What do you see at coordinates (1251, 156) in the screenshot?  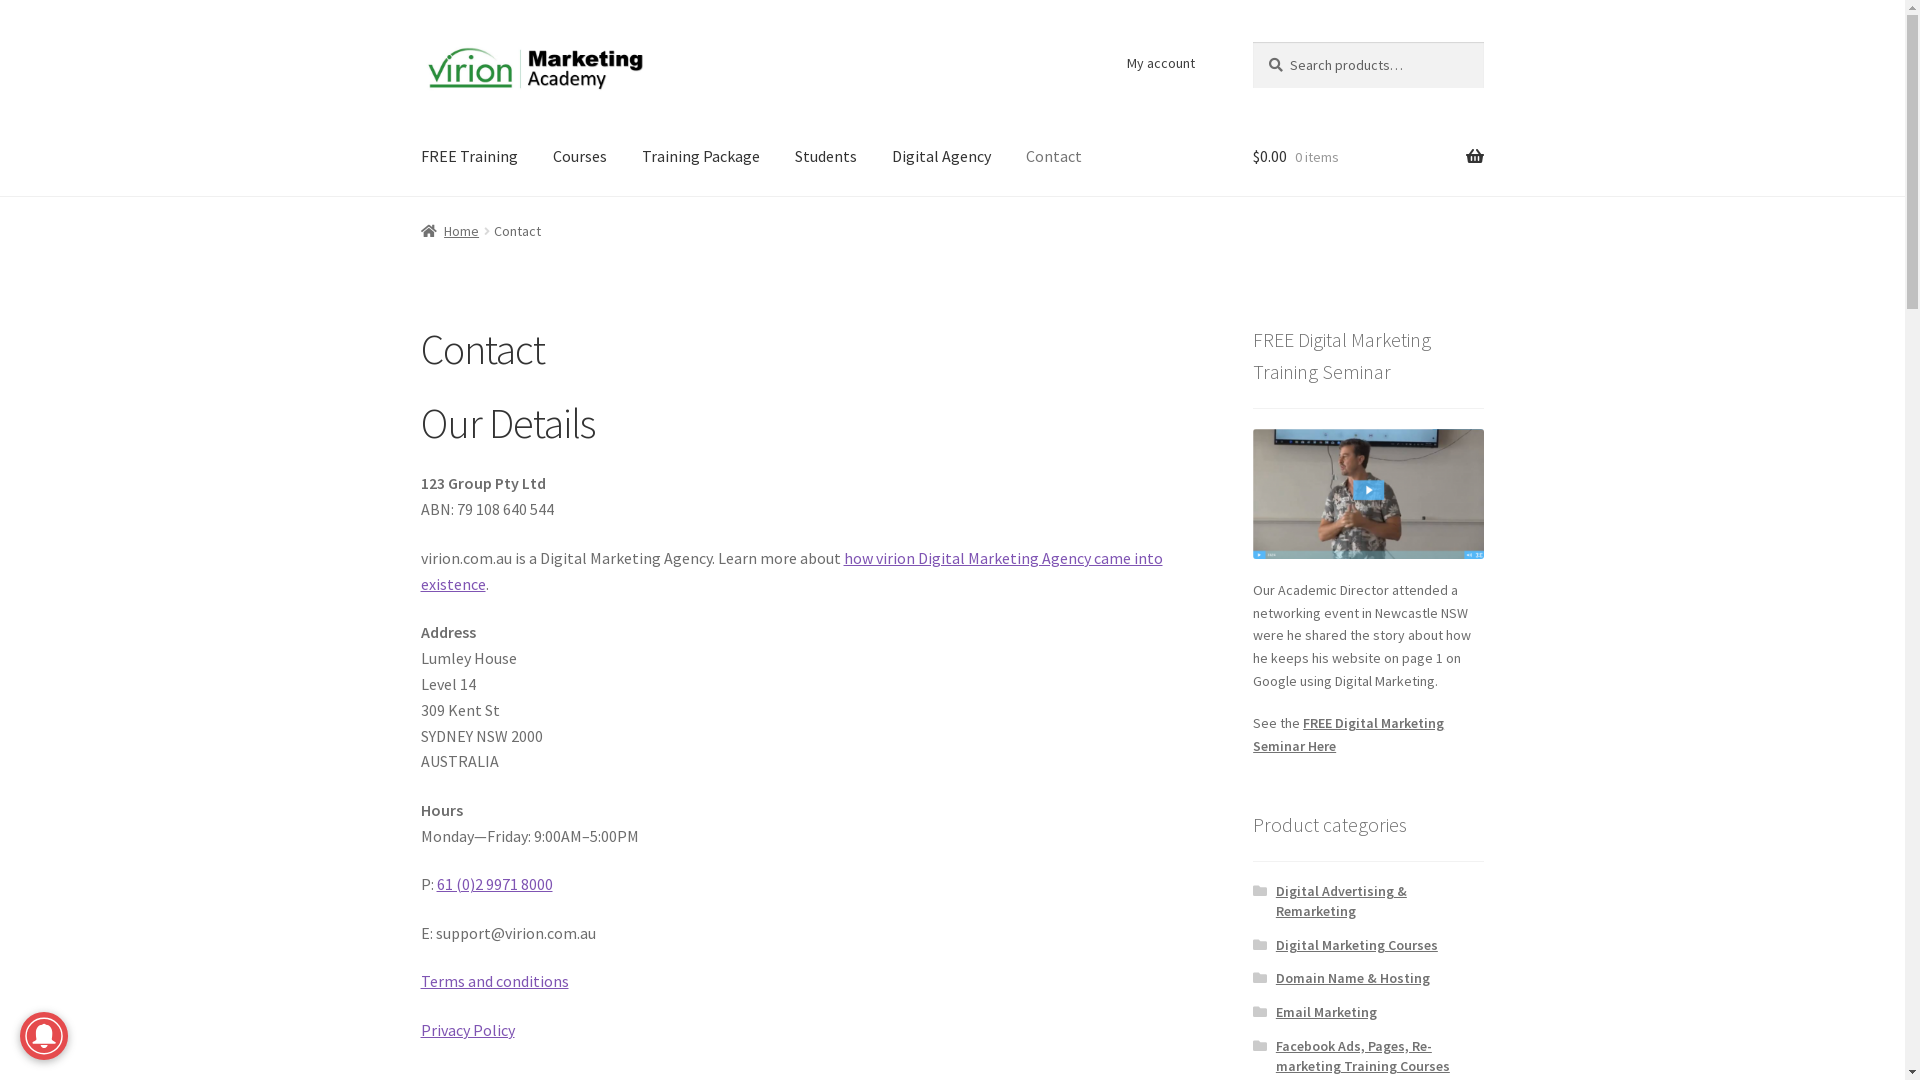 I see `'$0.00 0 items'` at bounding box center [1251, 156].